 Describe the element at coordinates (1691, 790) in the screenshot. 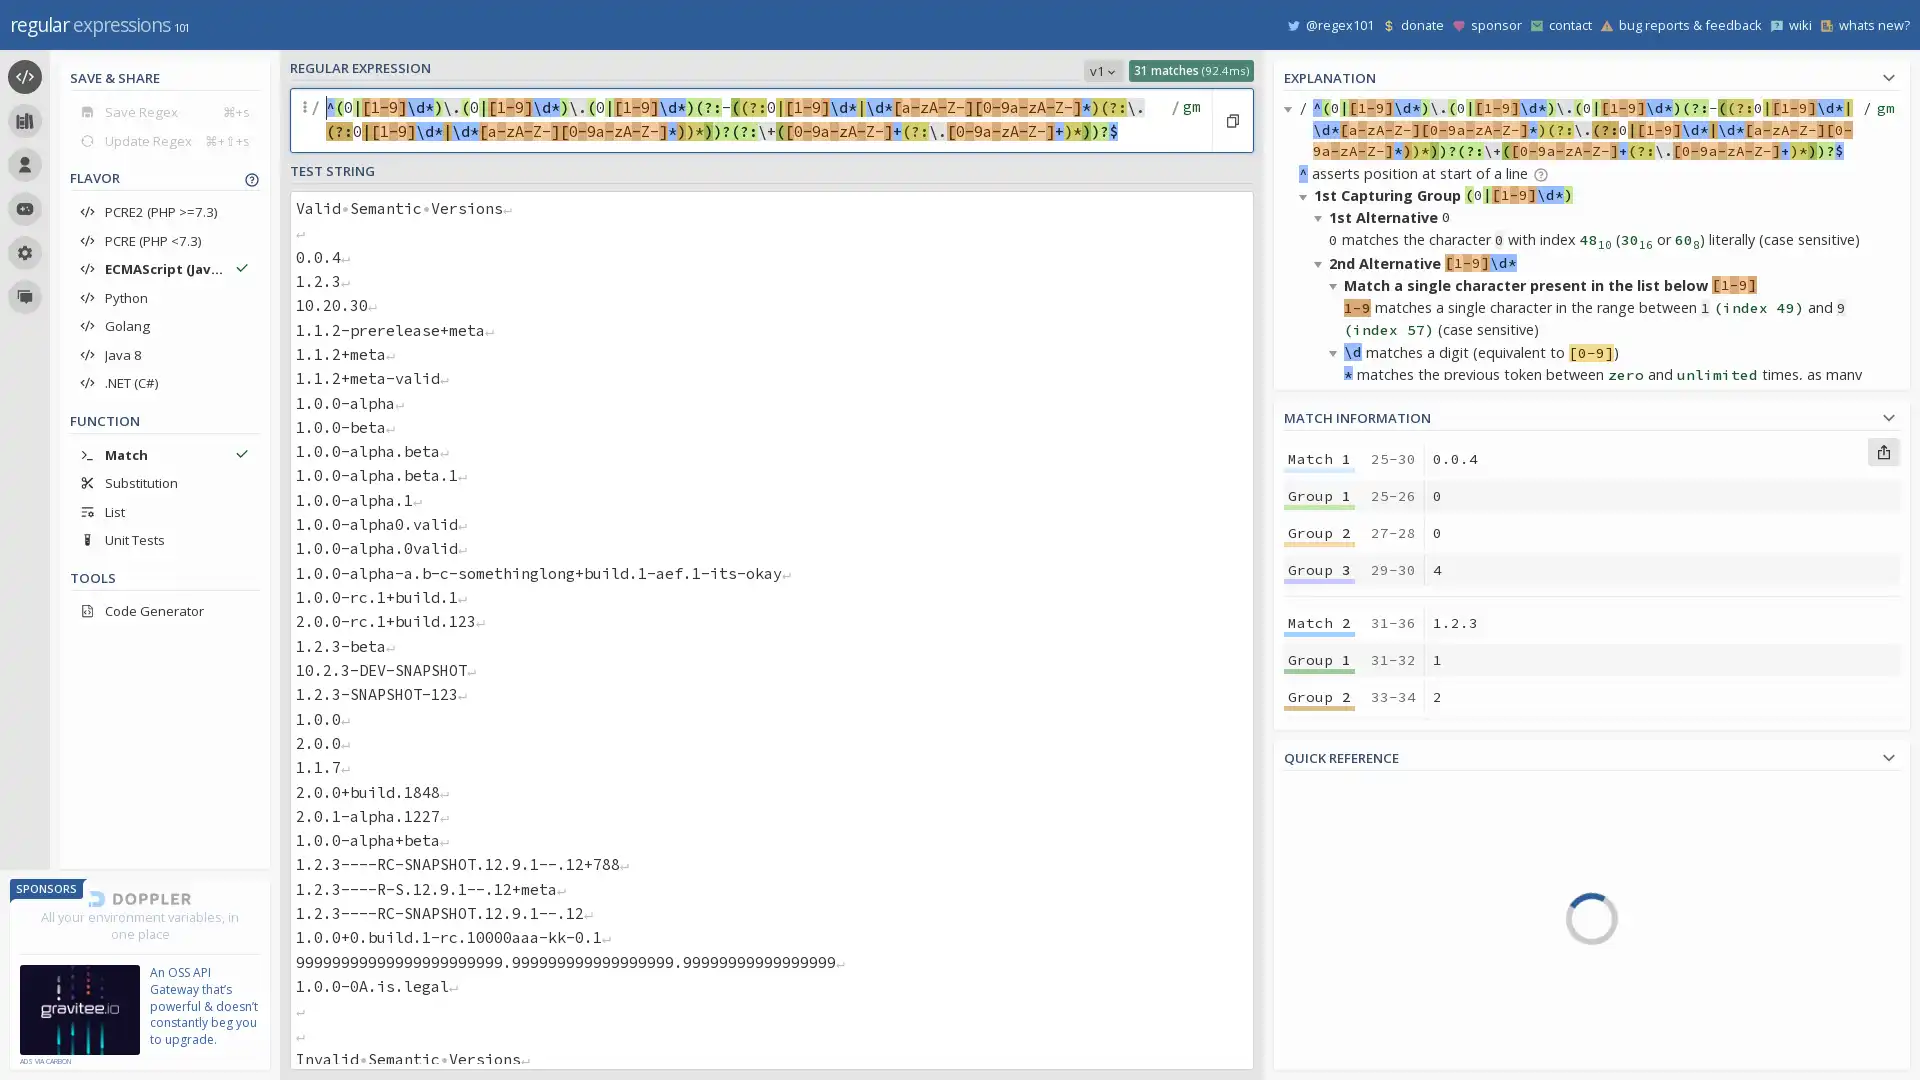

I see `A single character of: a, b or c [abc]` at that location.